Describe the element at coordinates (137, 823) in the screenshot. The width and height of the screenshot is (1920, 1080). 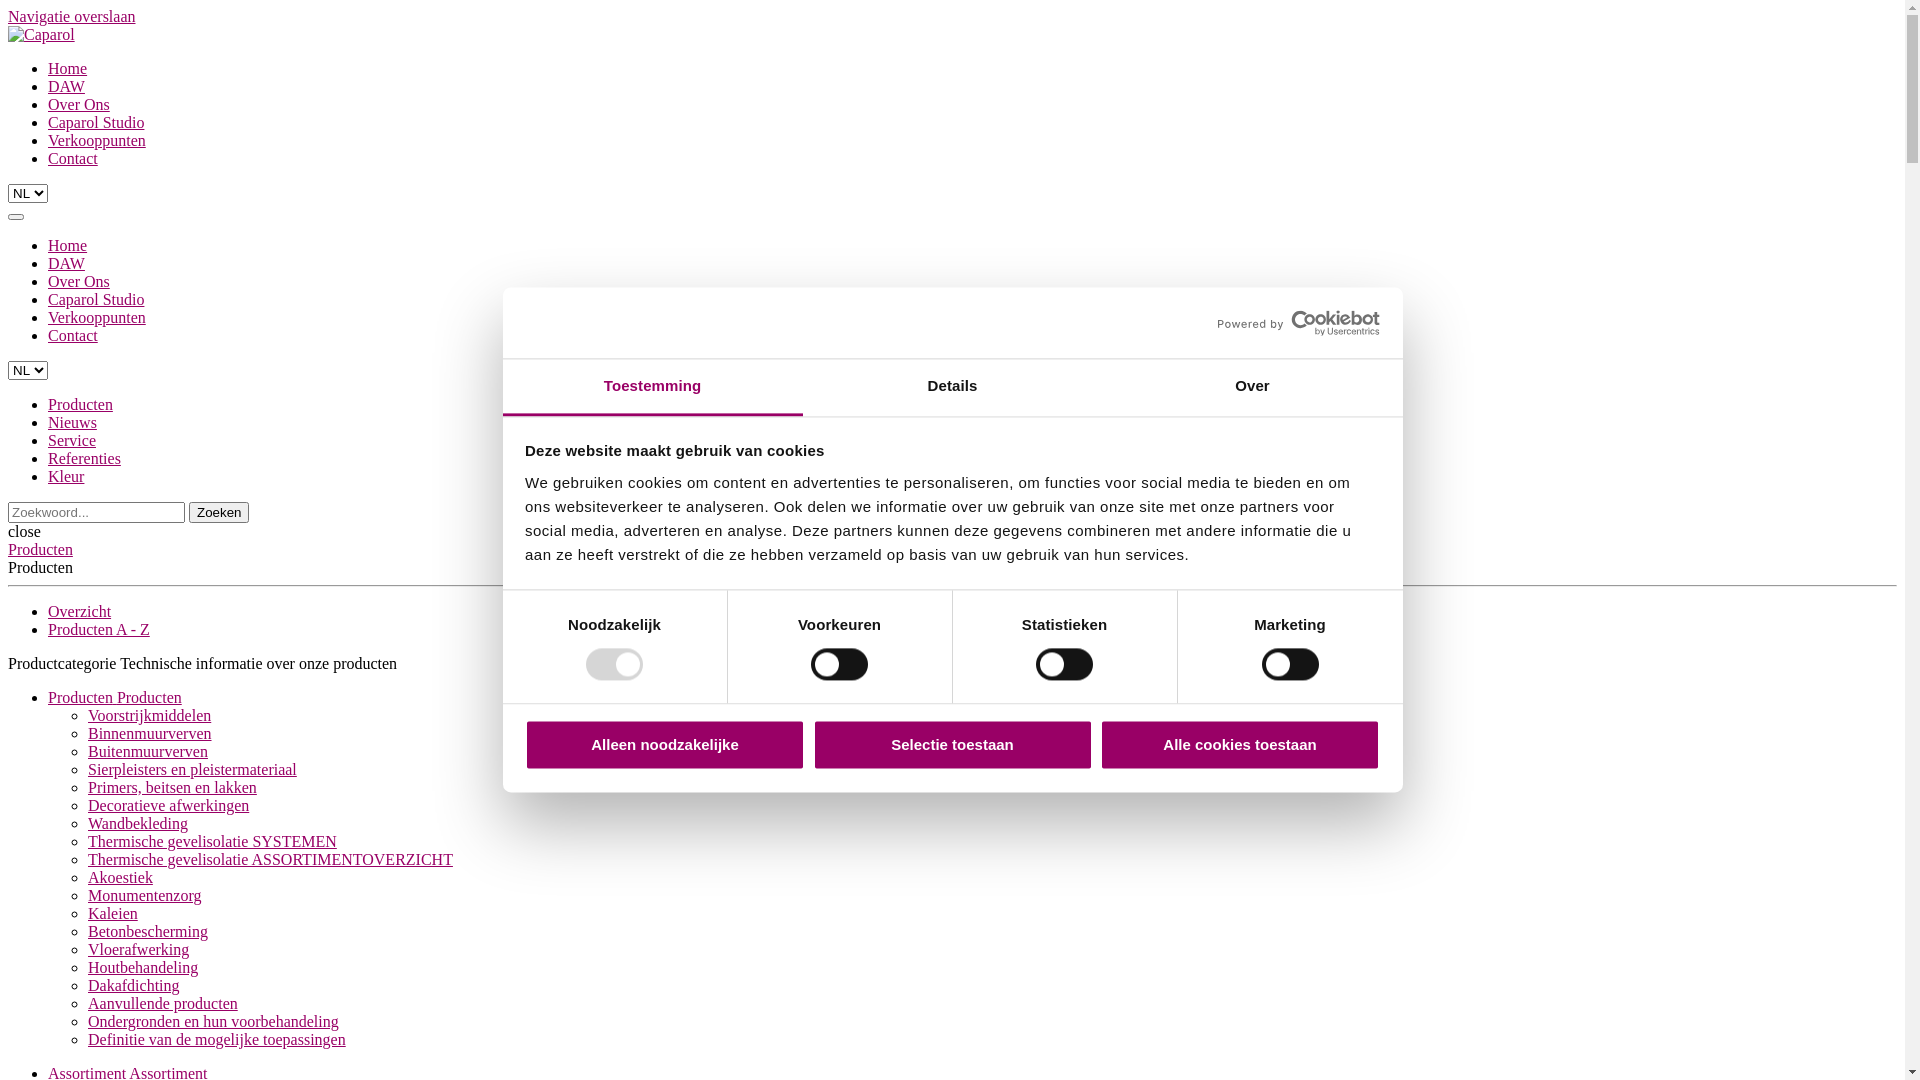
I see `'Wandbekleding'` at that location.